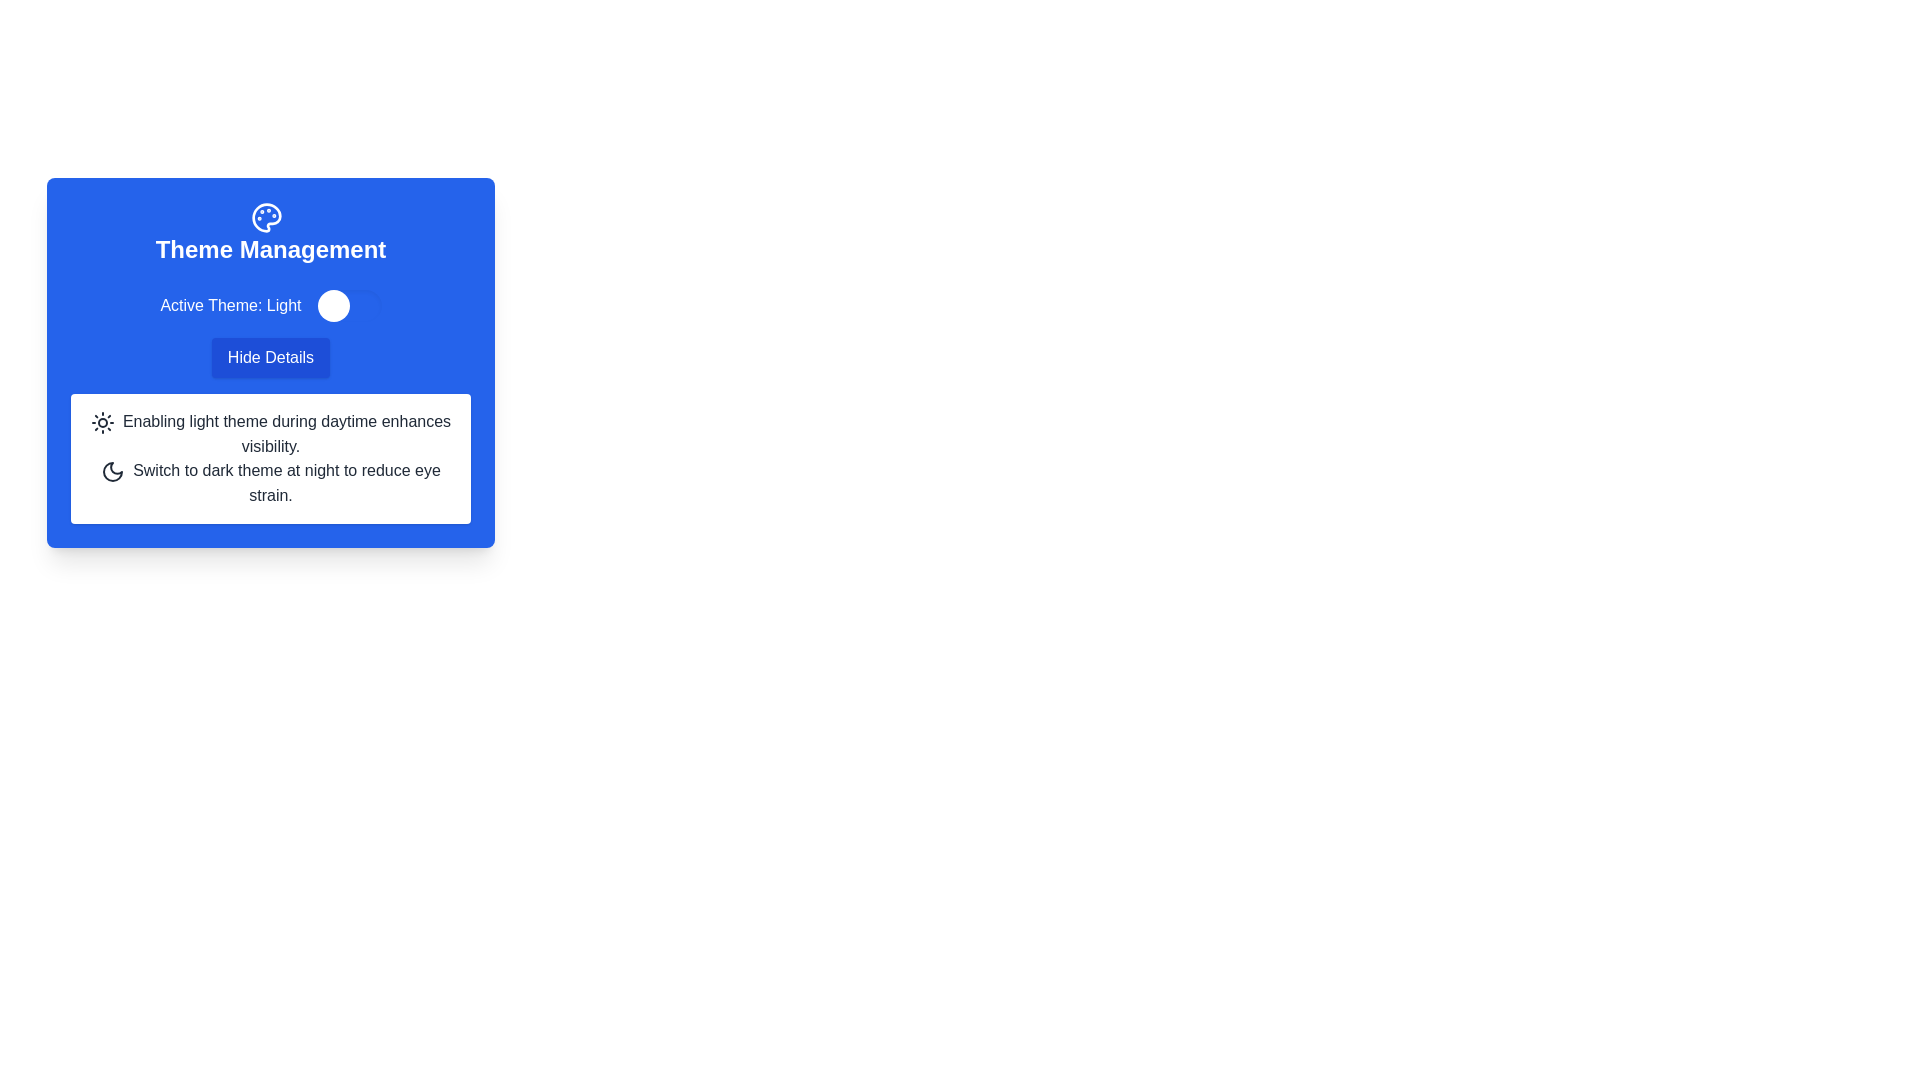 This screenshot has height=1080, width=1920. What do you see at coordinates (266, 218) in the screenshot?
I see `the painter's palette icon located in the 'Theme Management' section, which is visually distinct against a blue background and positioned before the text 'Theme Management'` at bounding box center [266, 218].